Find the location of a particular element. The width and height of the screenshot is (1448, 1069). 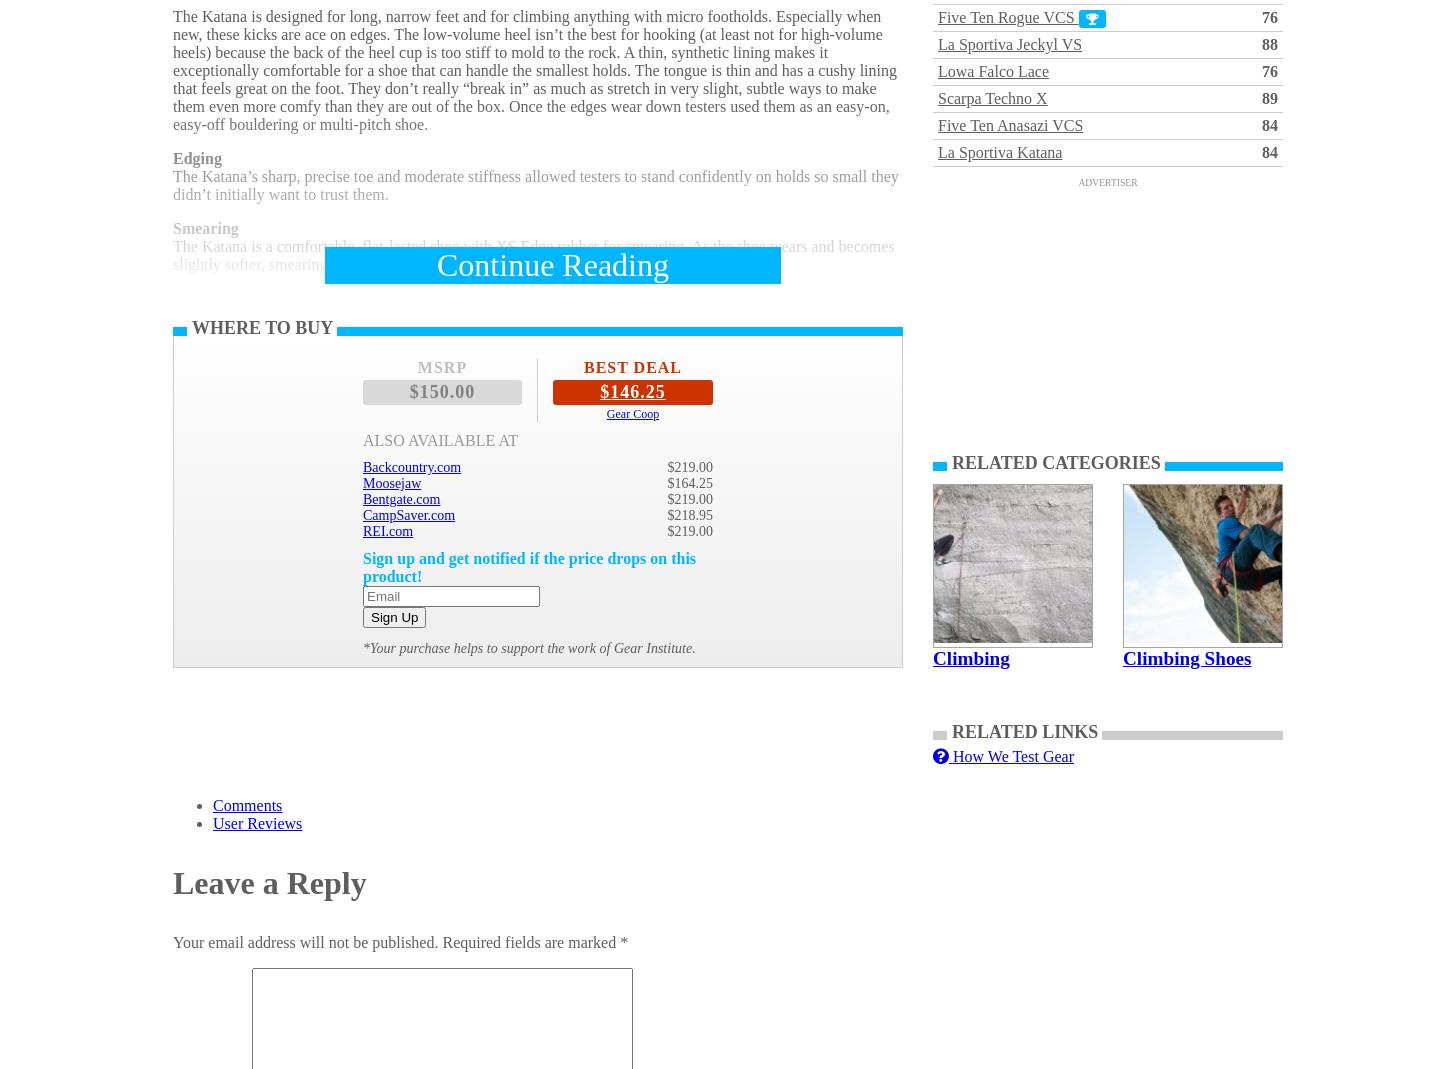

'Climbing' is located at coordinates (971, 657).